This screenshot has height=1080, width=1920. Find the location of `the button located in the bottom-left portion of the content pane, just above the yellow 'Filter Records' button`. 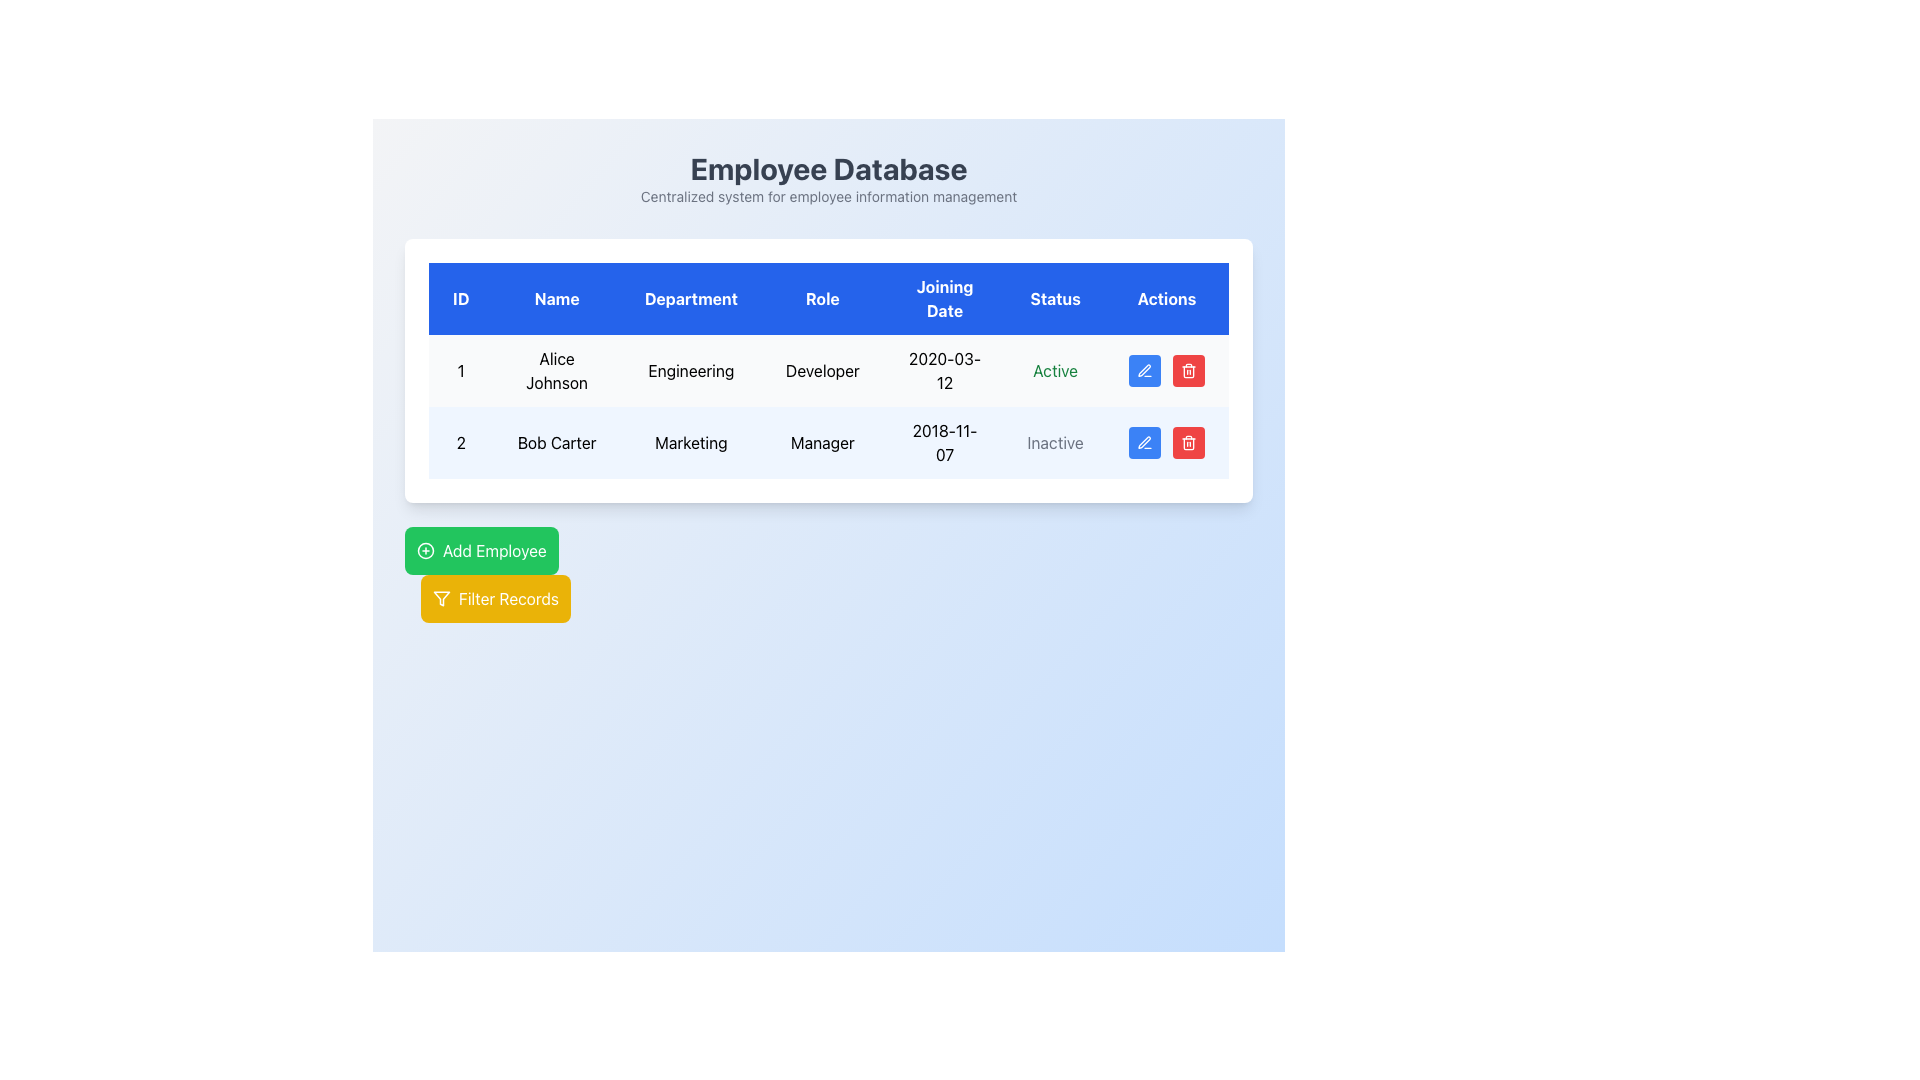

the button located in the bottom-left portion of the content pane, just above the yellow 'Filter Records' button is located at coordinates (481, 551).